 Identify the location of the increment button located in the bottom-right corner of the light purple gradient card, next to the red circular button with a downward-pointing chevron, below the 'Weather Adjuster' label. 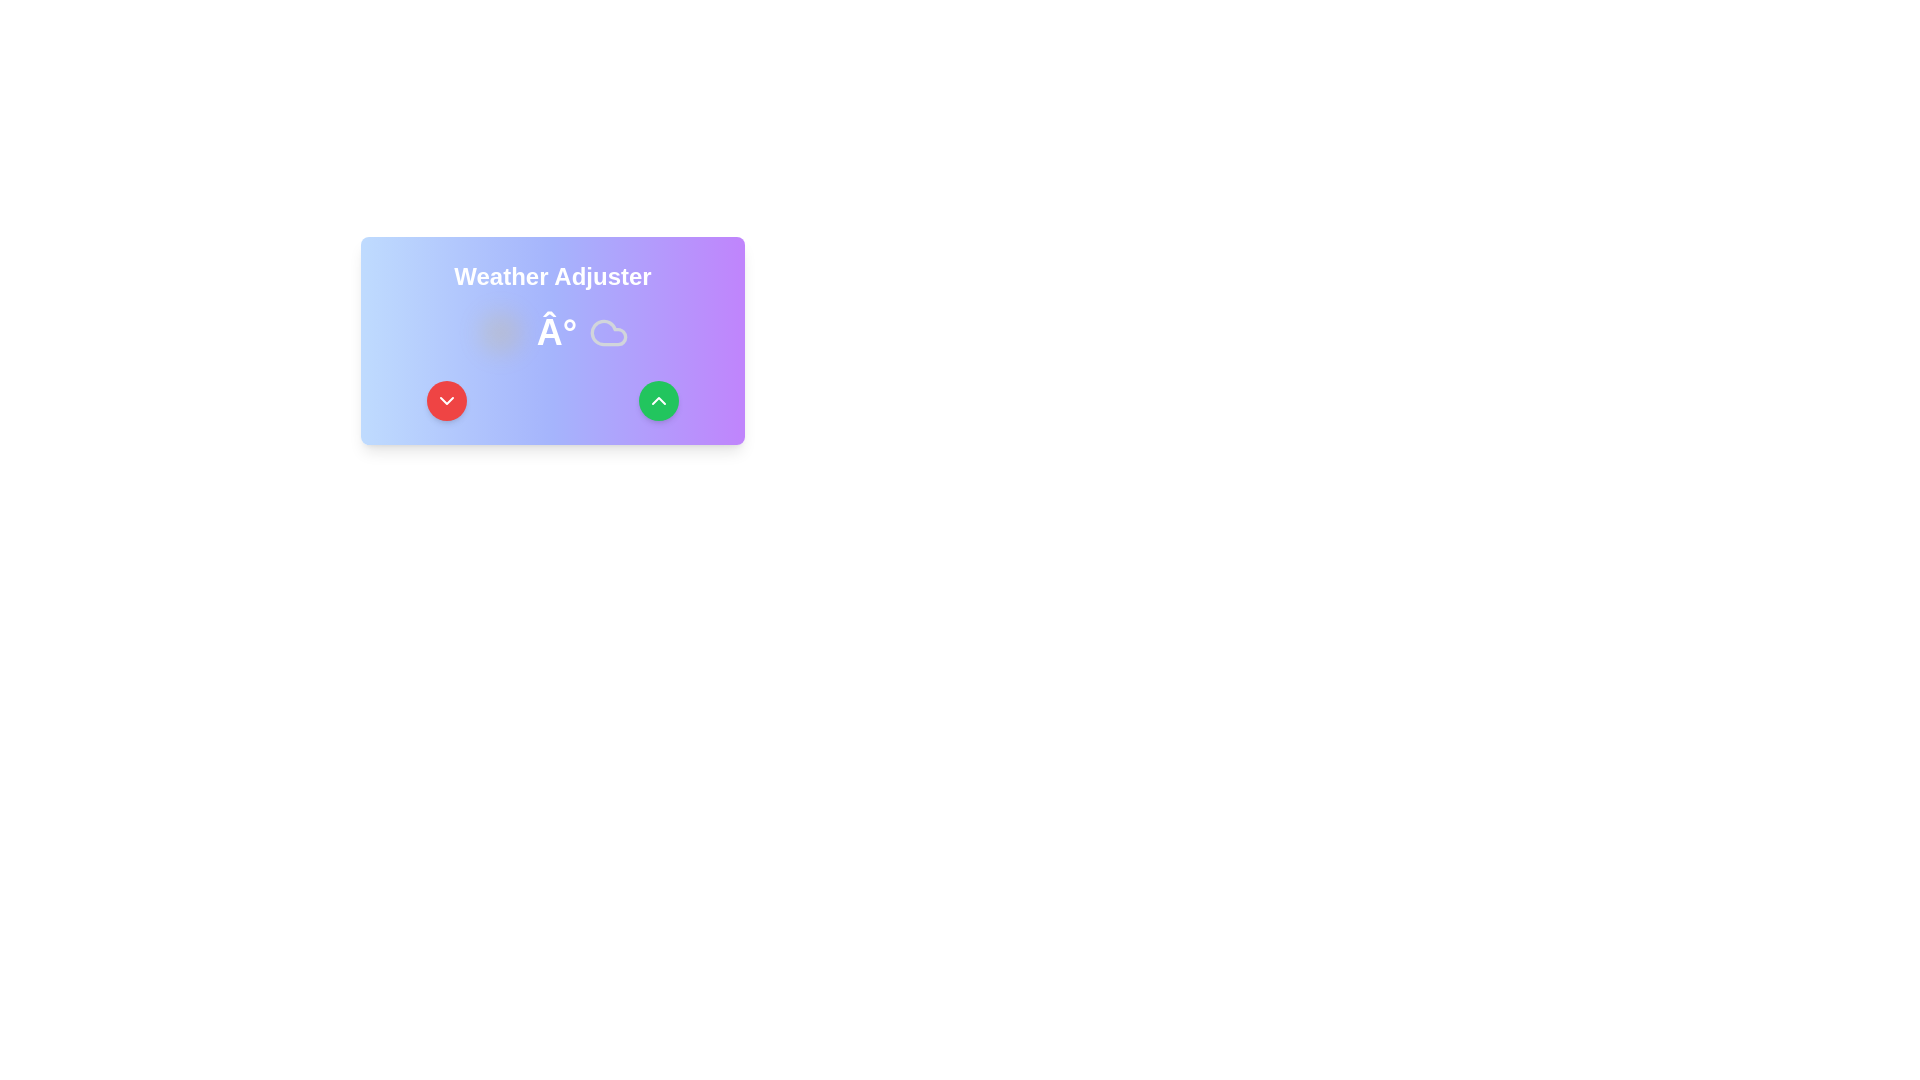
(658, 401).